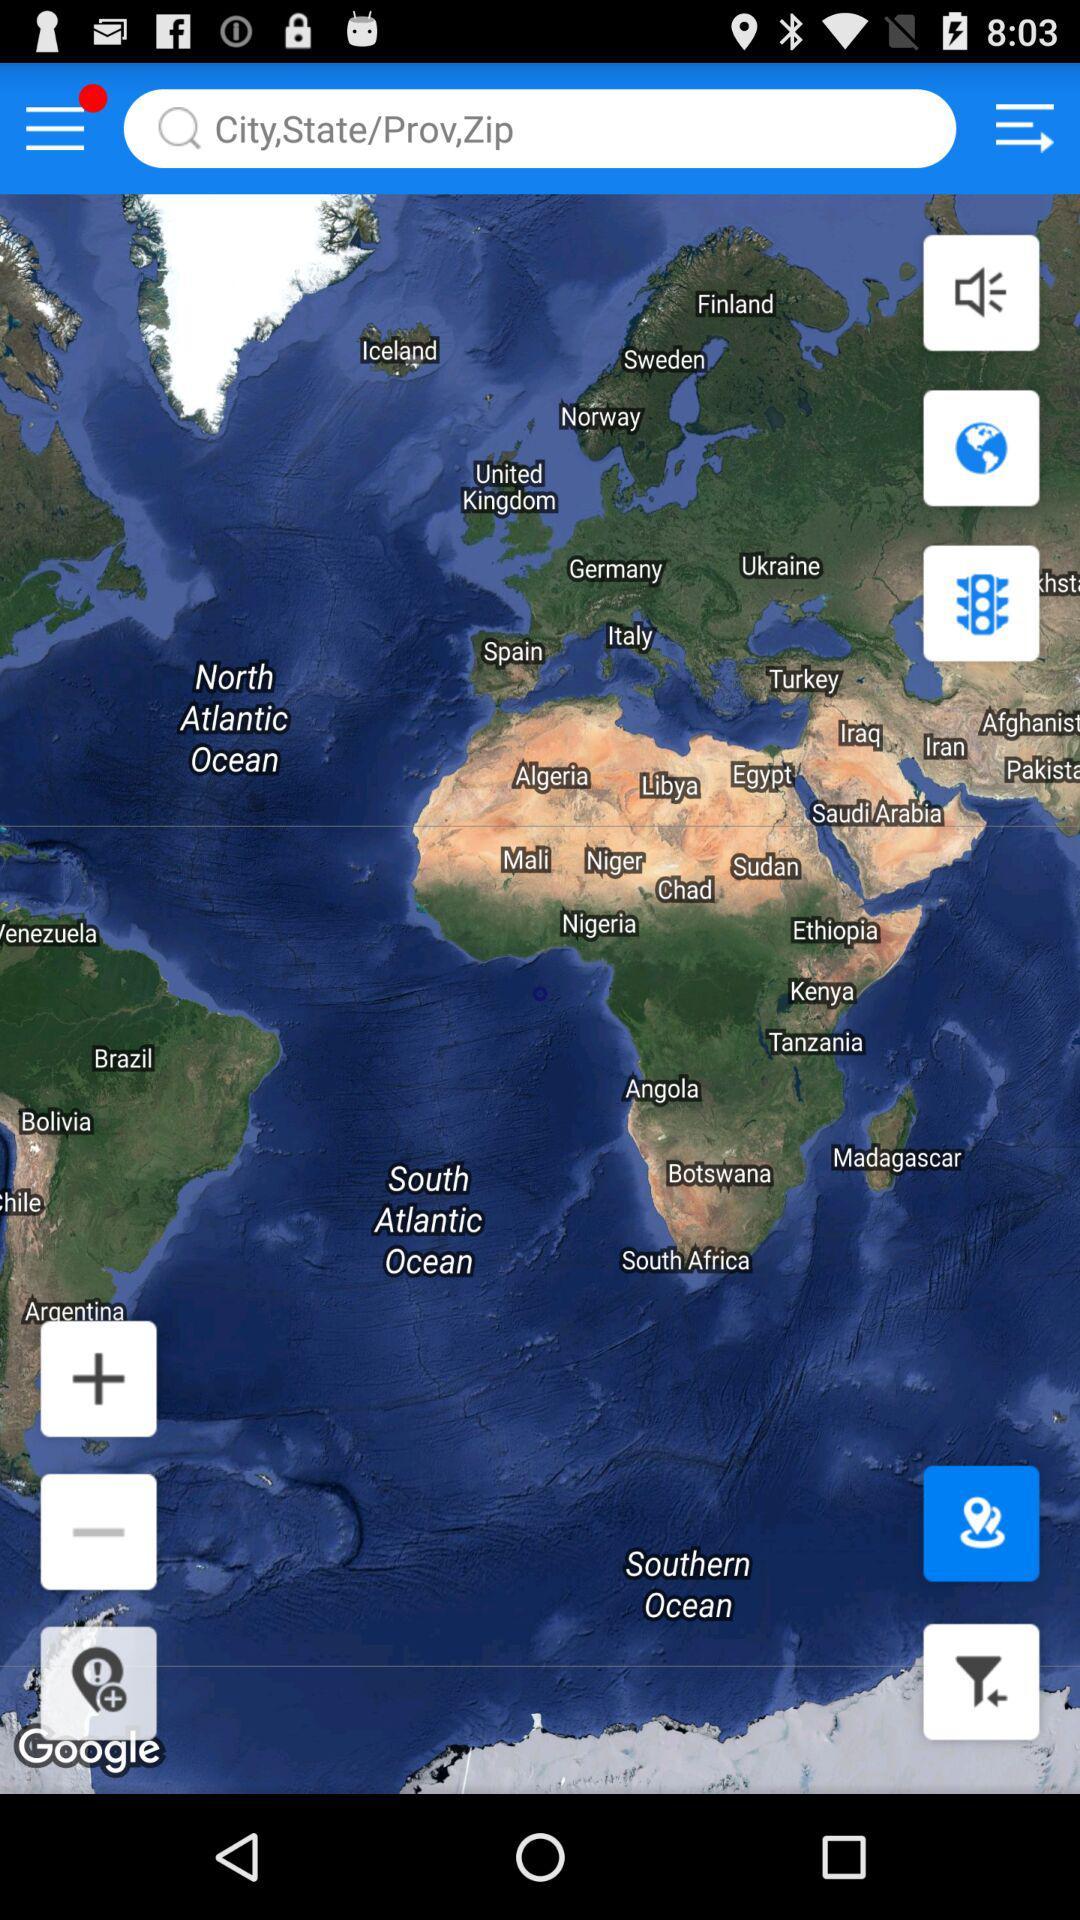 Image resolution: width=1080 pixels, height=1920 pixels. I want to click on the volume icon, so click(980, 312).